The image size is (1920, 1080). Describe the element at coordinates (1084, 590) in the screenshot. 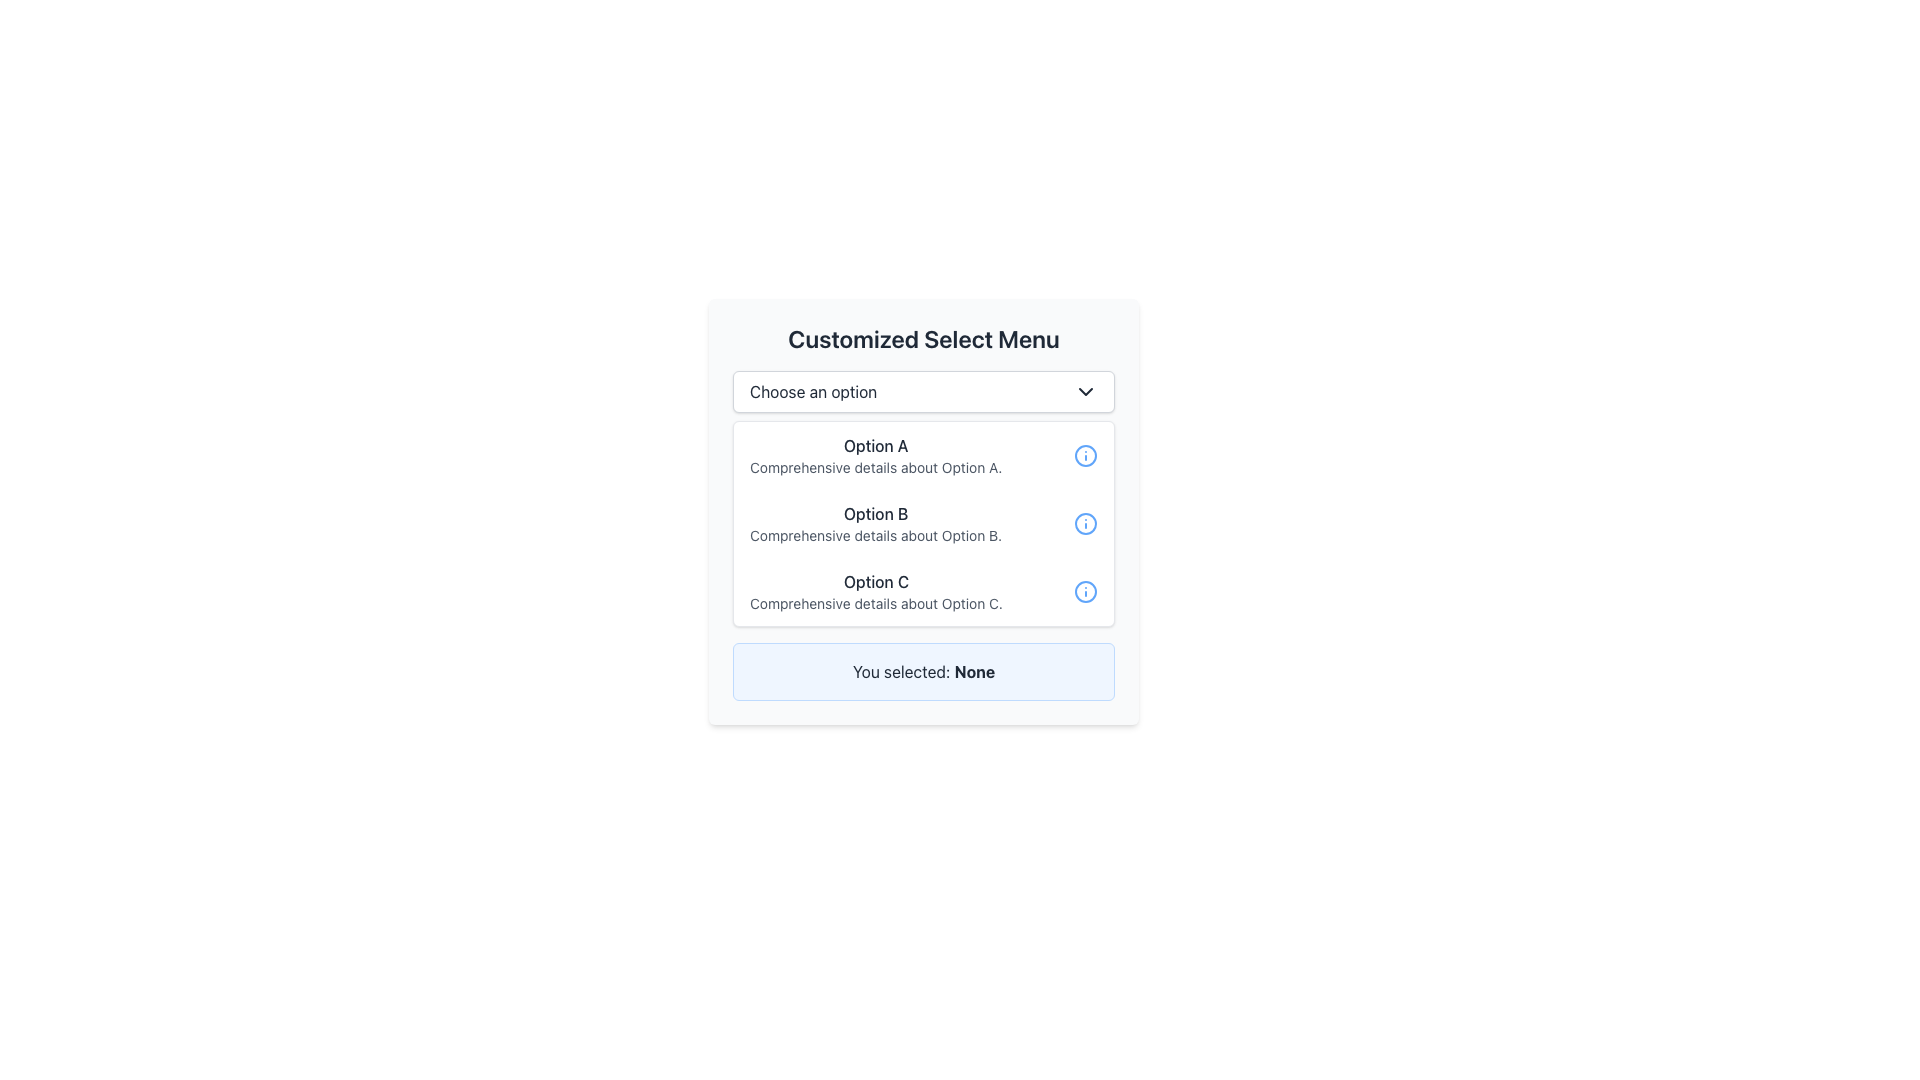

I see `the circular info icon with a blue outline located to the right of the 'Option C' menu item in the dropdown menu` at that location.